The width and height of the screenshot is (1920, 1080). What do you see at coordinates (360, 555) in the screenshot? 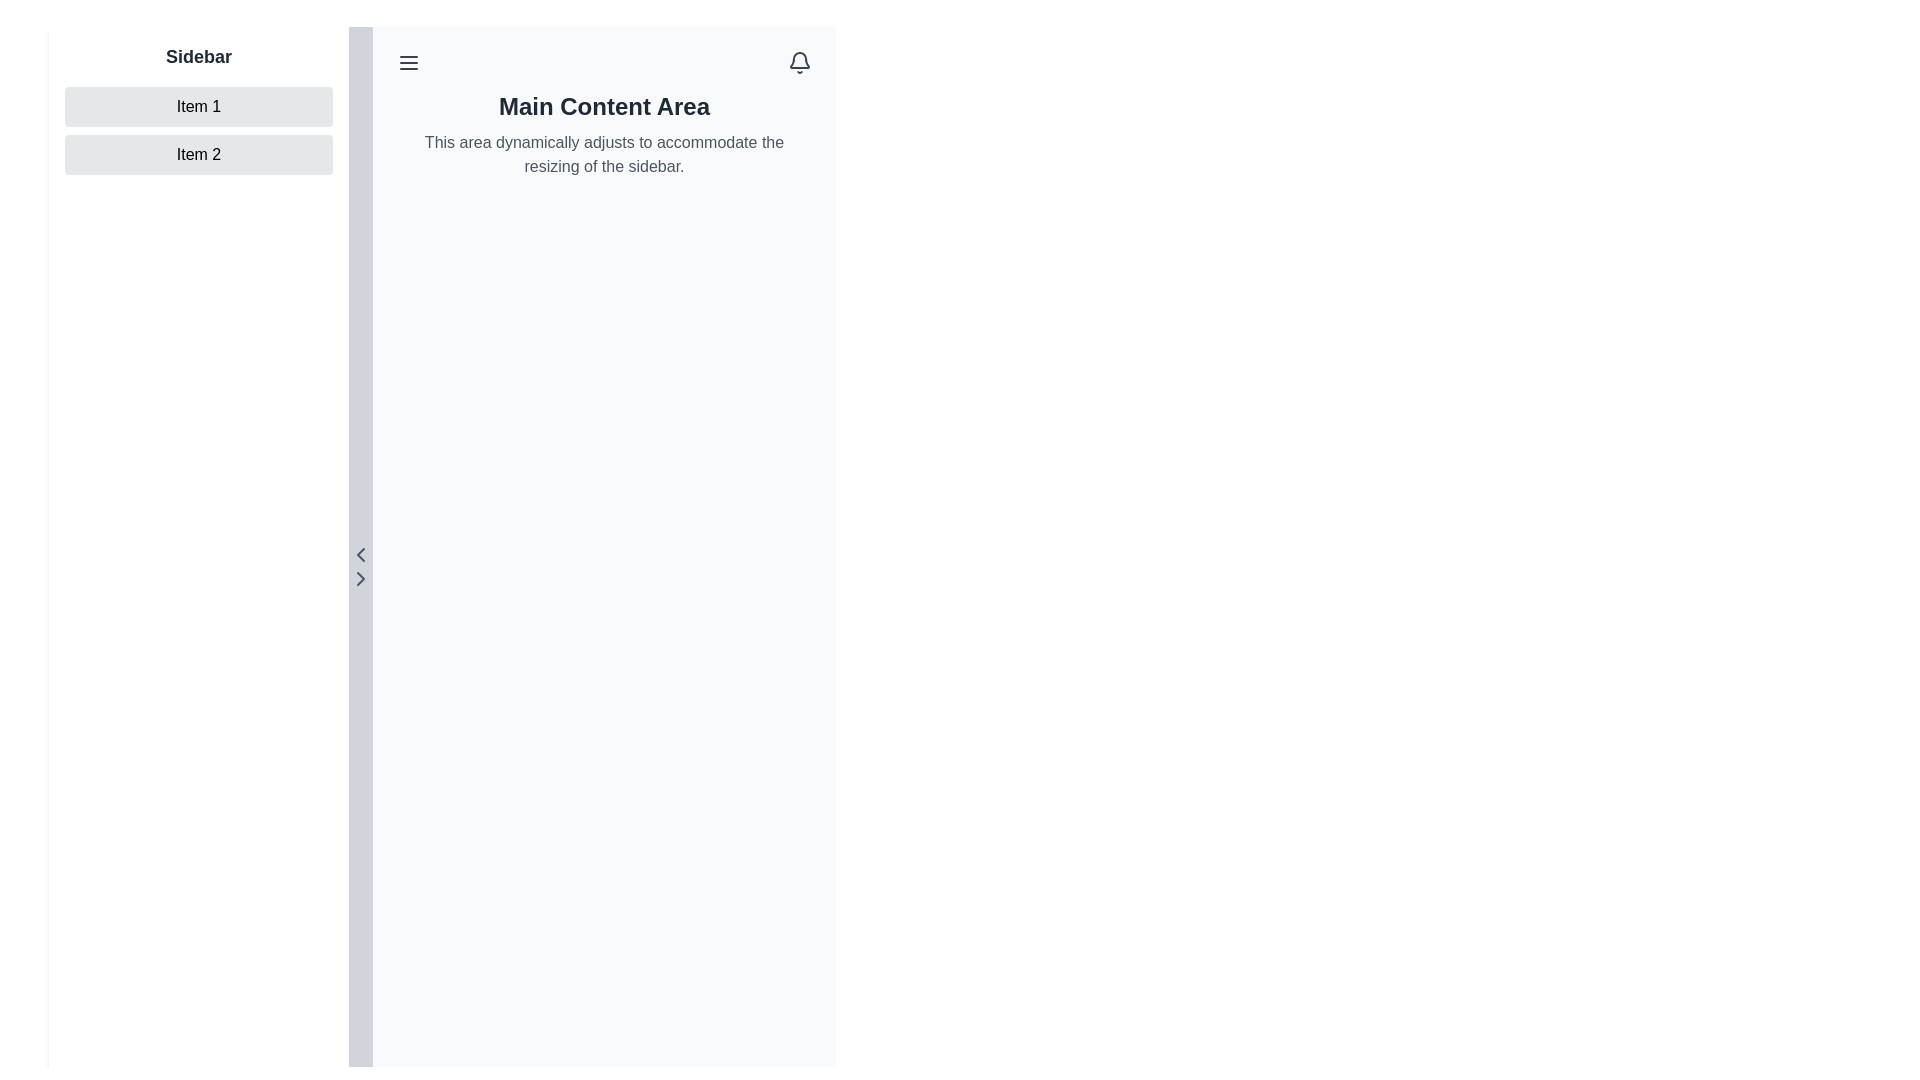
I see `the left-pointing chevron SVG icon to interact and modify the state of the adjacent sidebar` at bounding box center [360, 555].